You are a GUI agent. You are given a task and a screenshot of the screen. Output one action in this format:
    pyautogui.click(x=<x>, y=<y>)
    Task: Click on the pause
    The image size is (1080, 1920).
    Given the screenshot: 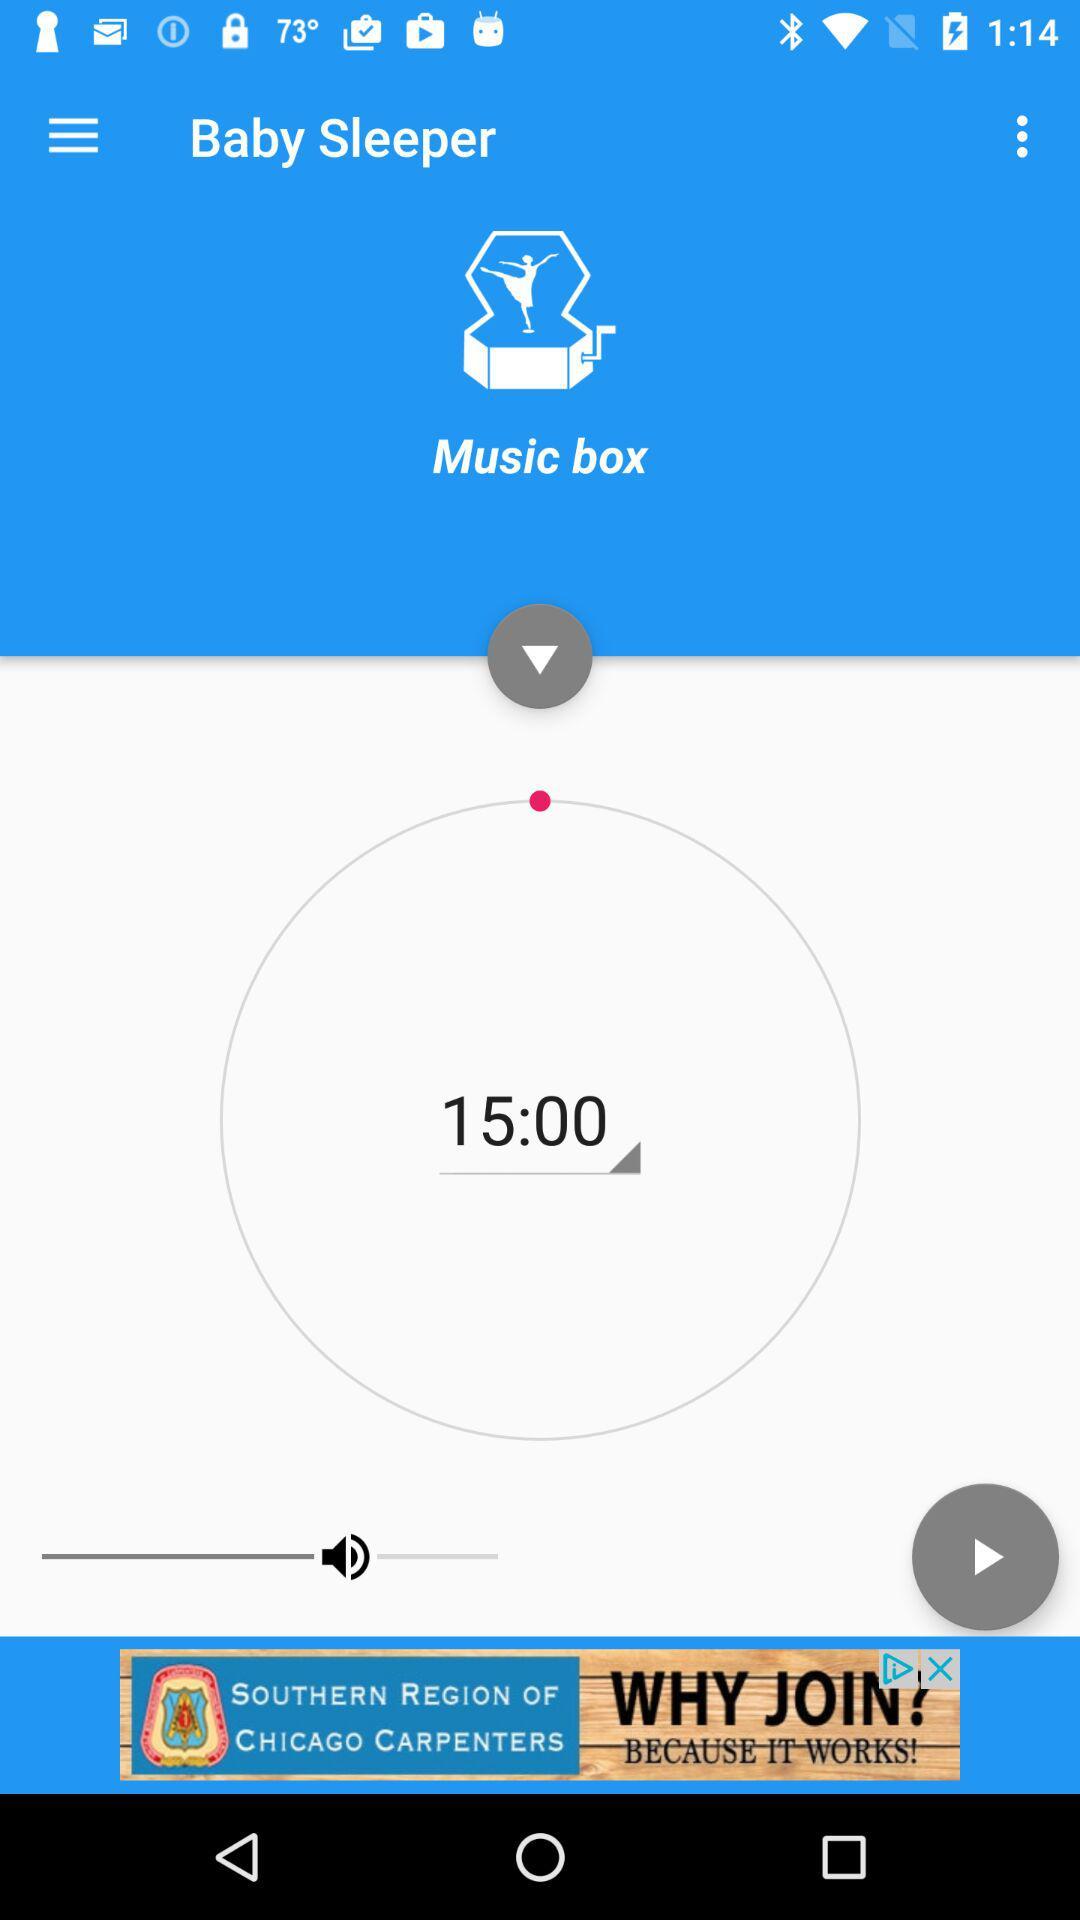 What is the action you would take?
    pyautogui.click(x=540, y=656)
    